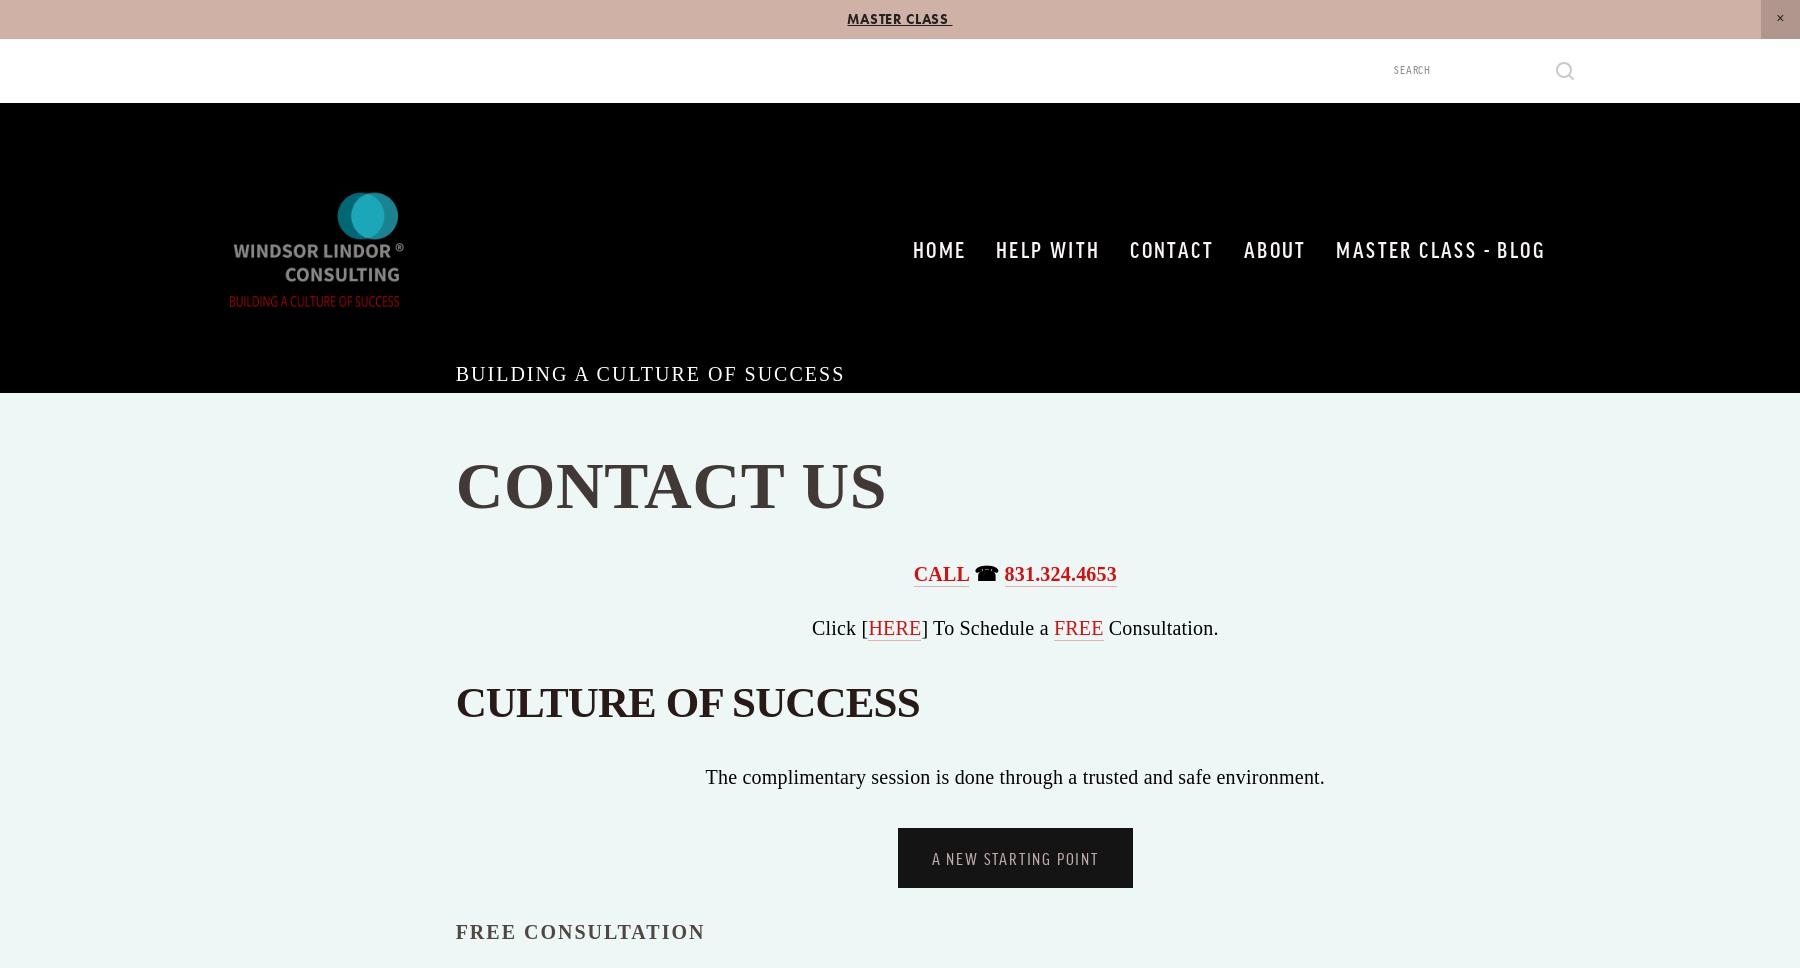  I want to click on 'CONTACT US', so click(678, 485).